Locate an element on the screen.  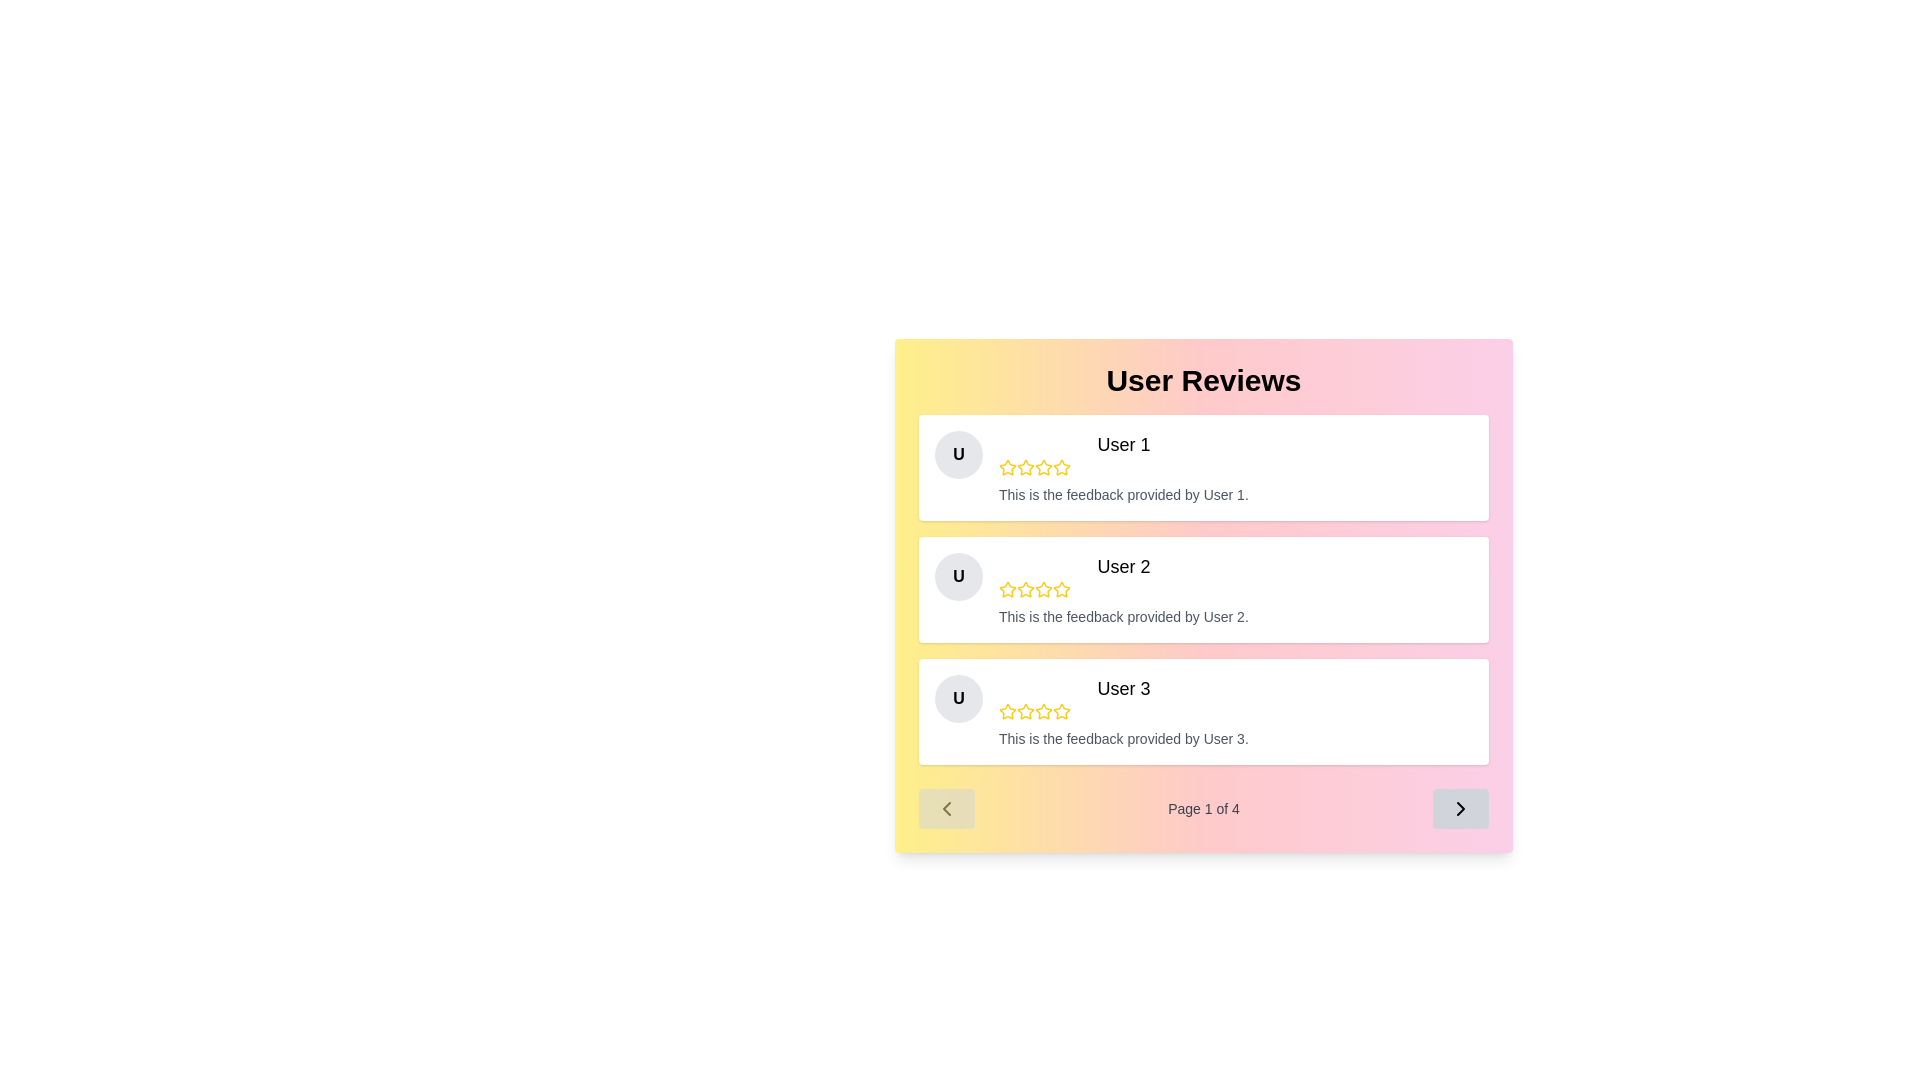
the third star icon in the rating scale for 'User 3' in the review section to indicate a specific rating level is located at coordinates (1026, 711).